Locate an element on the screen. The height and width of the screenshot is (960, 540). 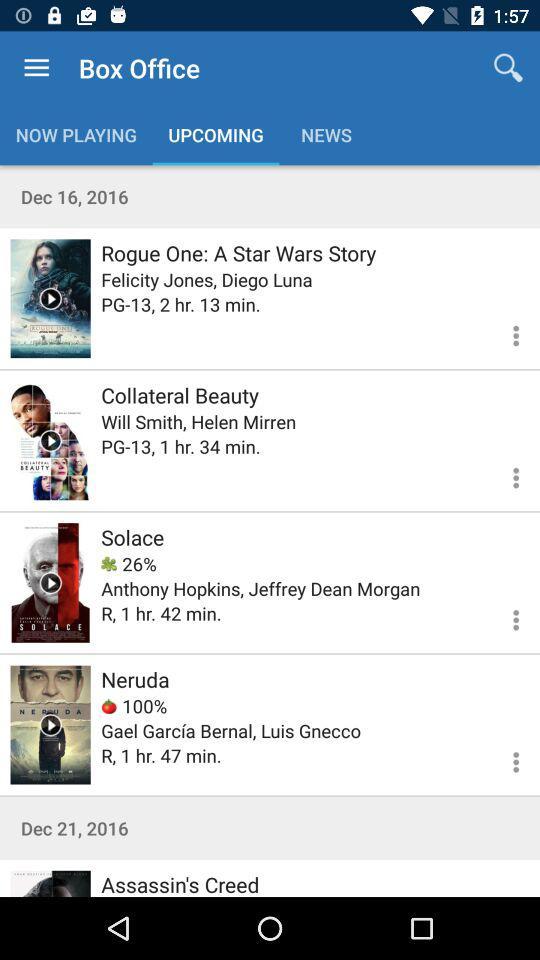
open menu for rogue one is located at coordinates (503, 333).